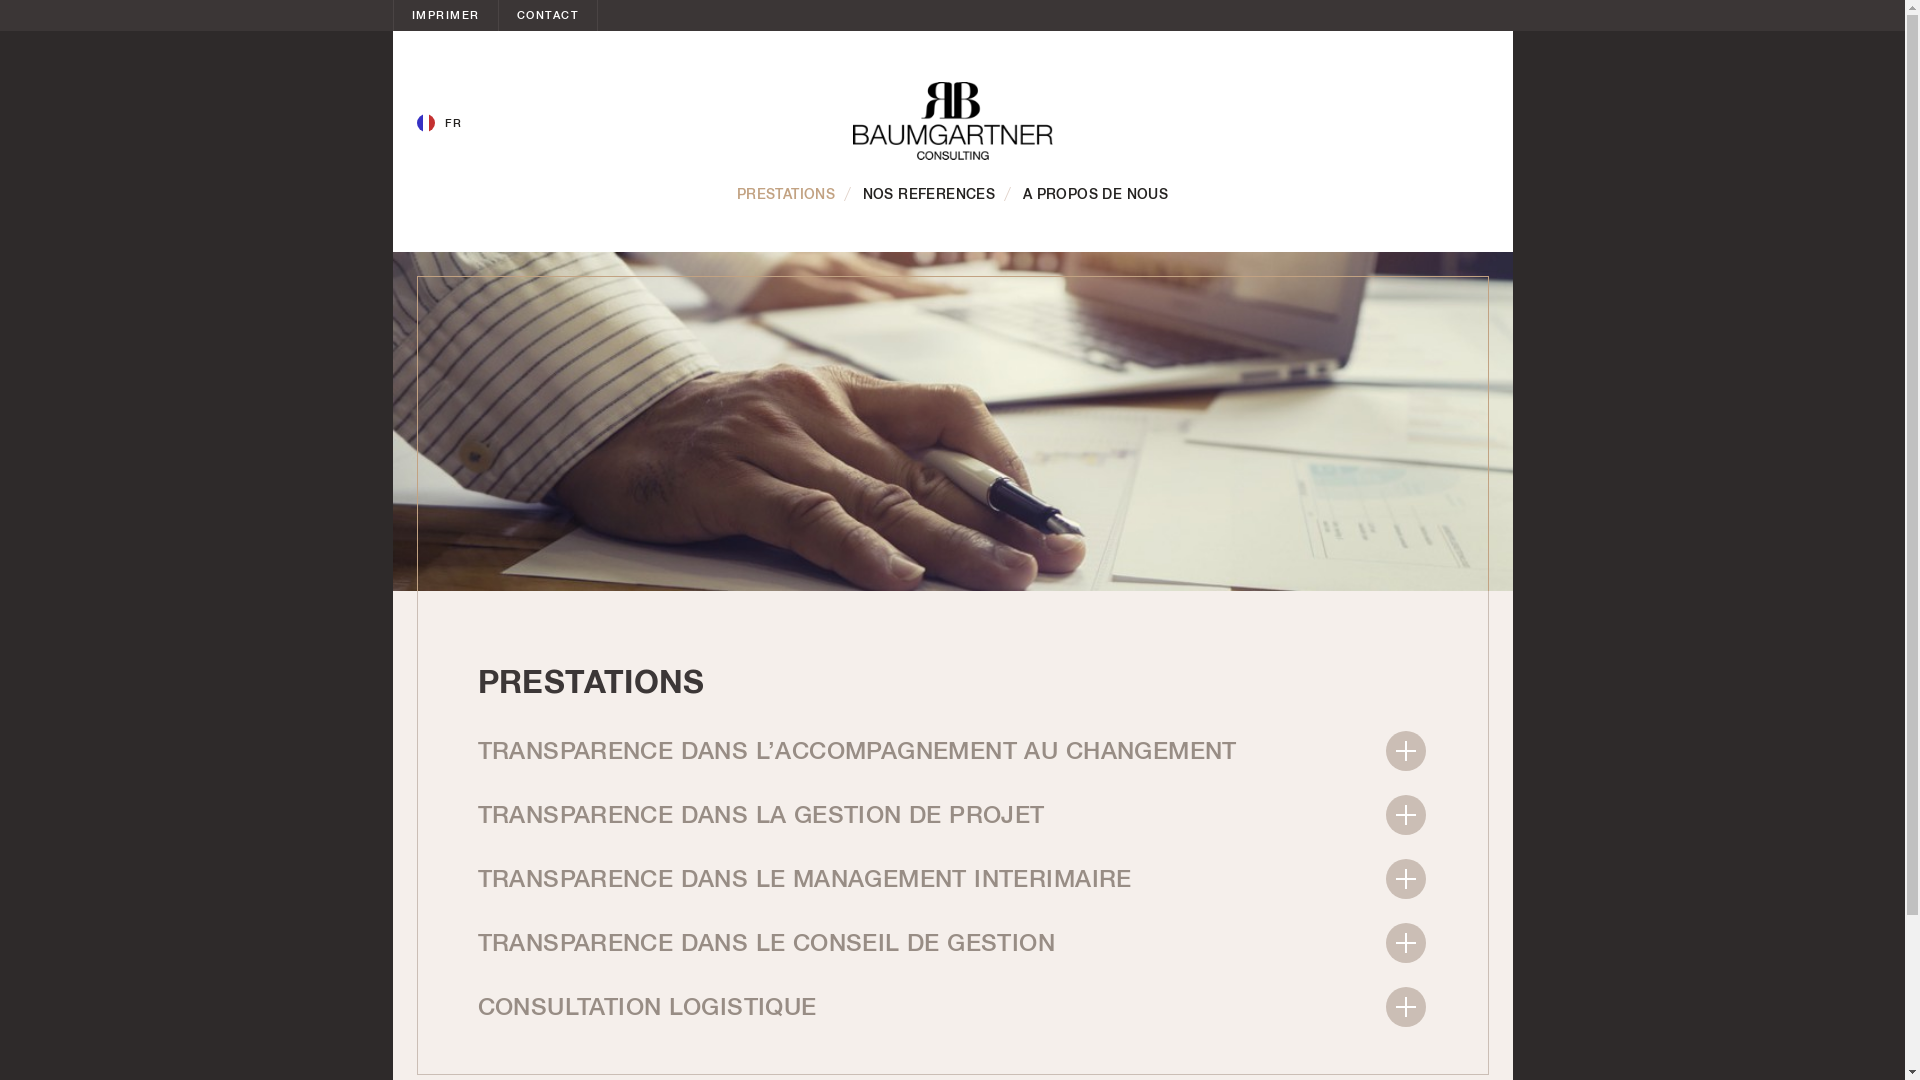  Describe the element at coordinates (415, 123) in the screenshot. I see `'FR'` at that location.